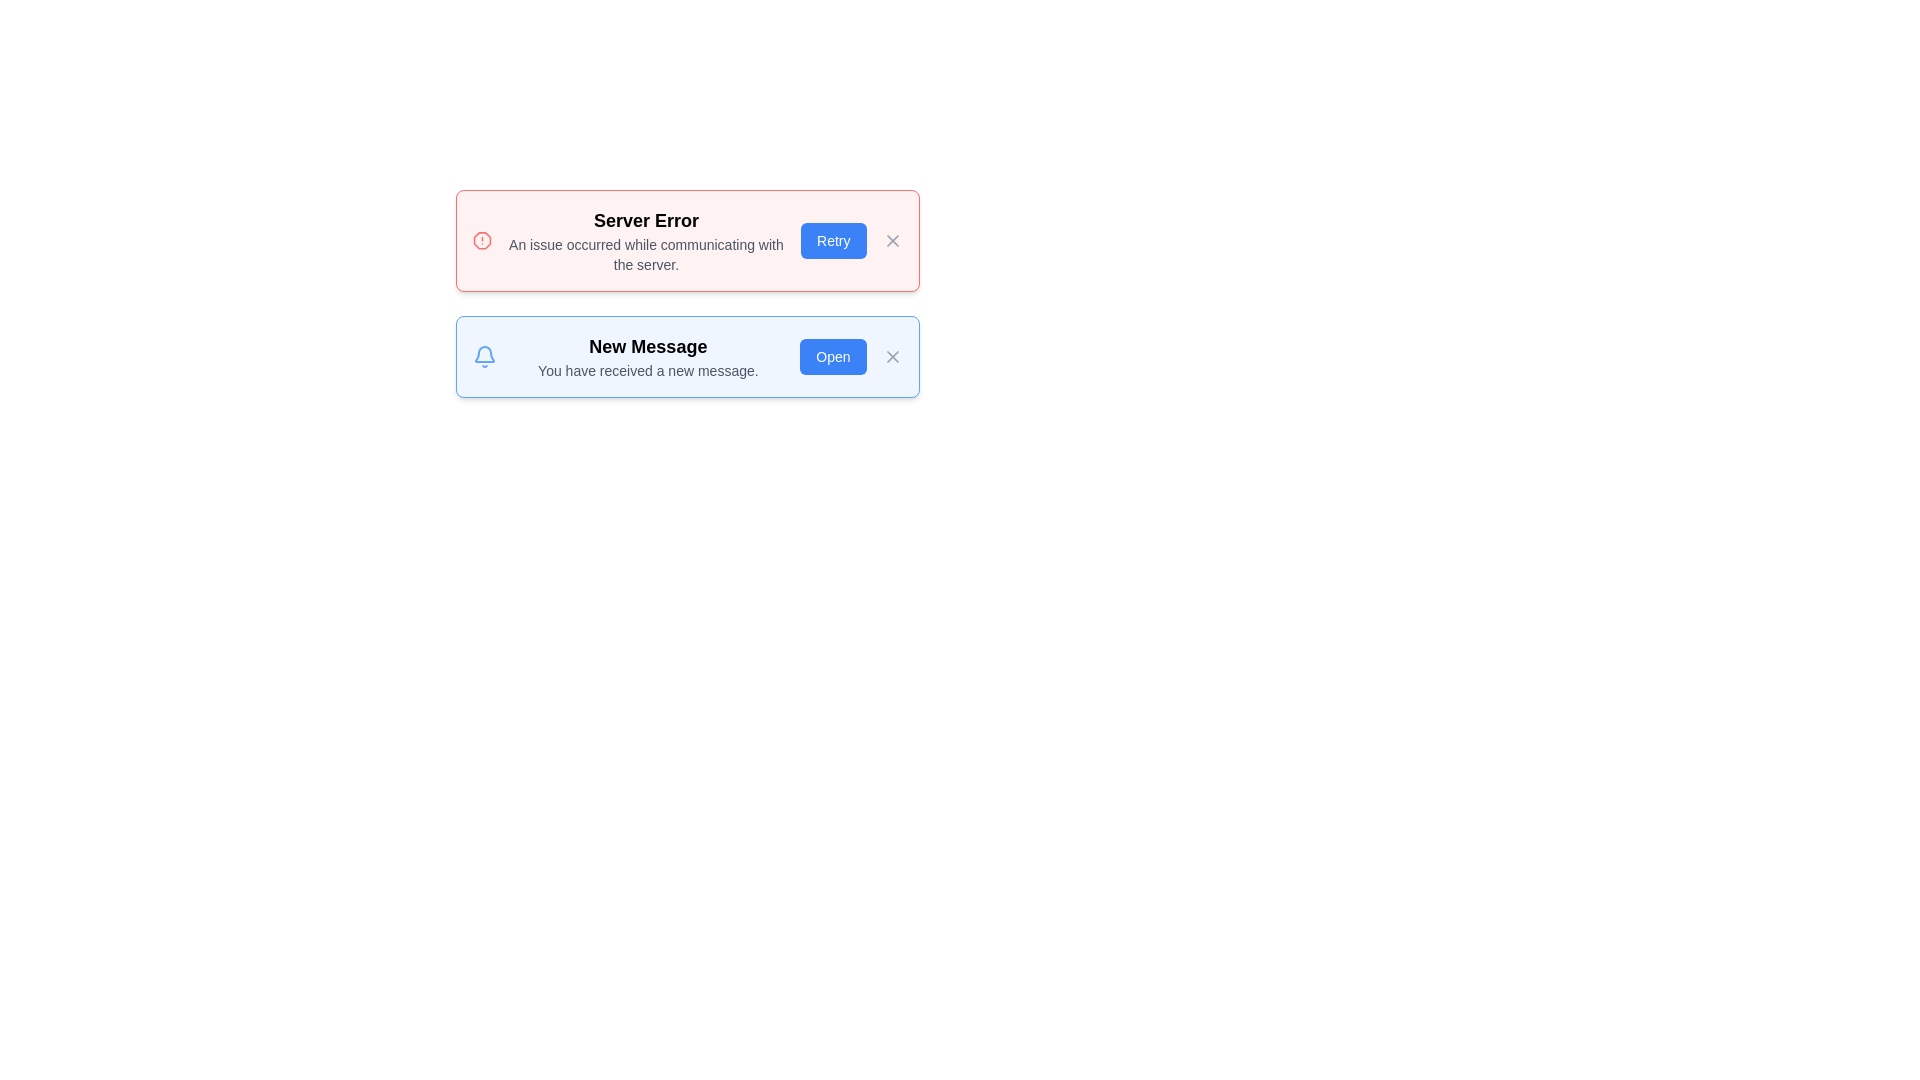  What do you see at coordinates (833, 239) in the screenshot?
I see `the retry button located on the right side of the 'Server Error' alert, which has a light red background and is next to the descriptive message and close button` at bounding box center [833, 239].